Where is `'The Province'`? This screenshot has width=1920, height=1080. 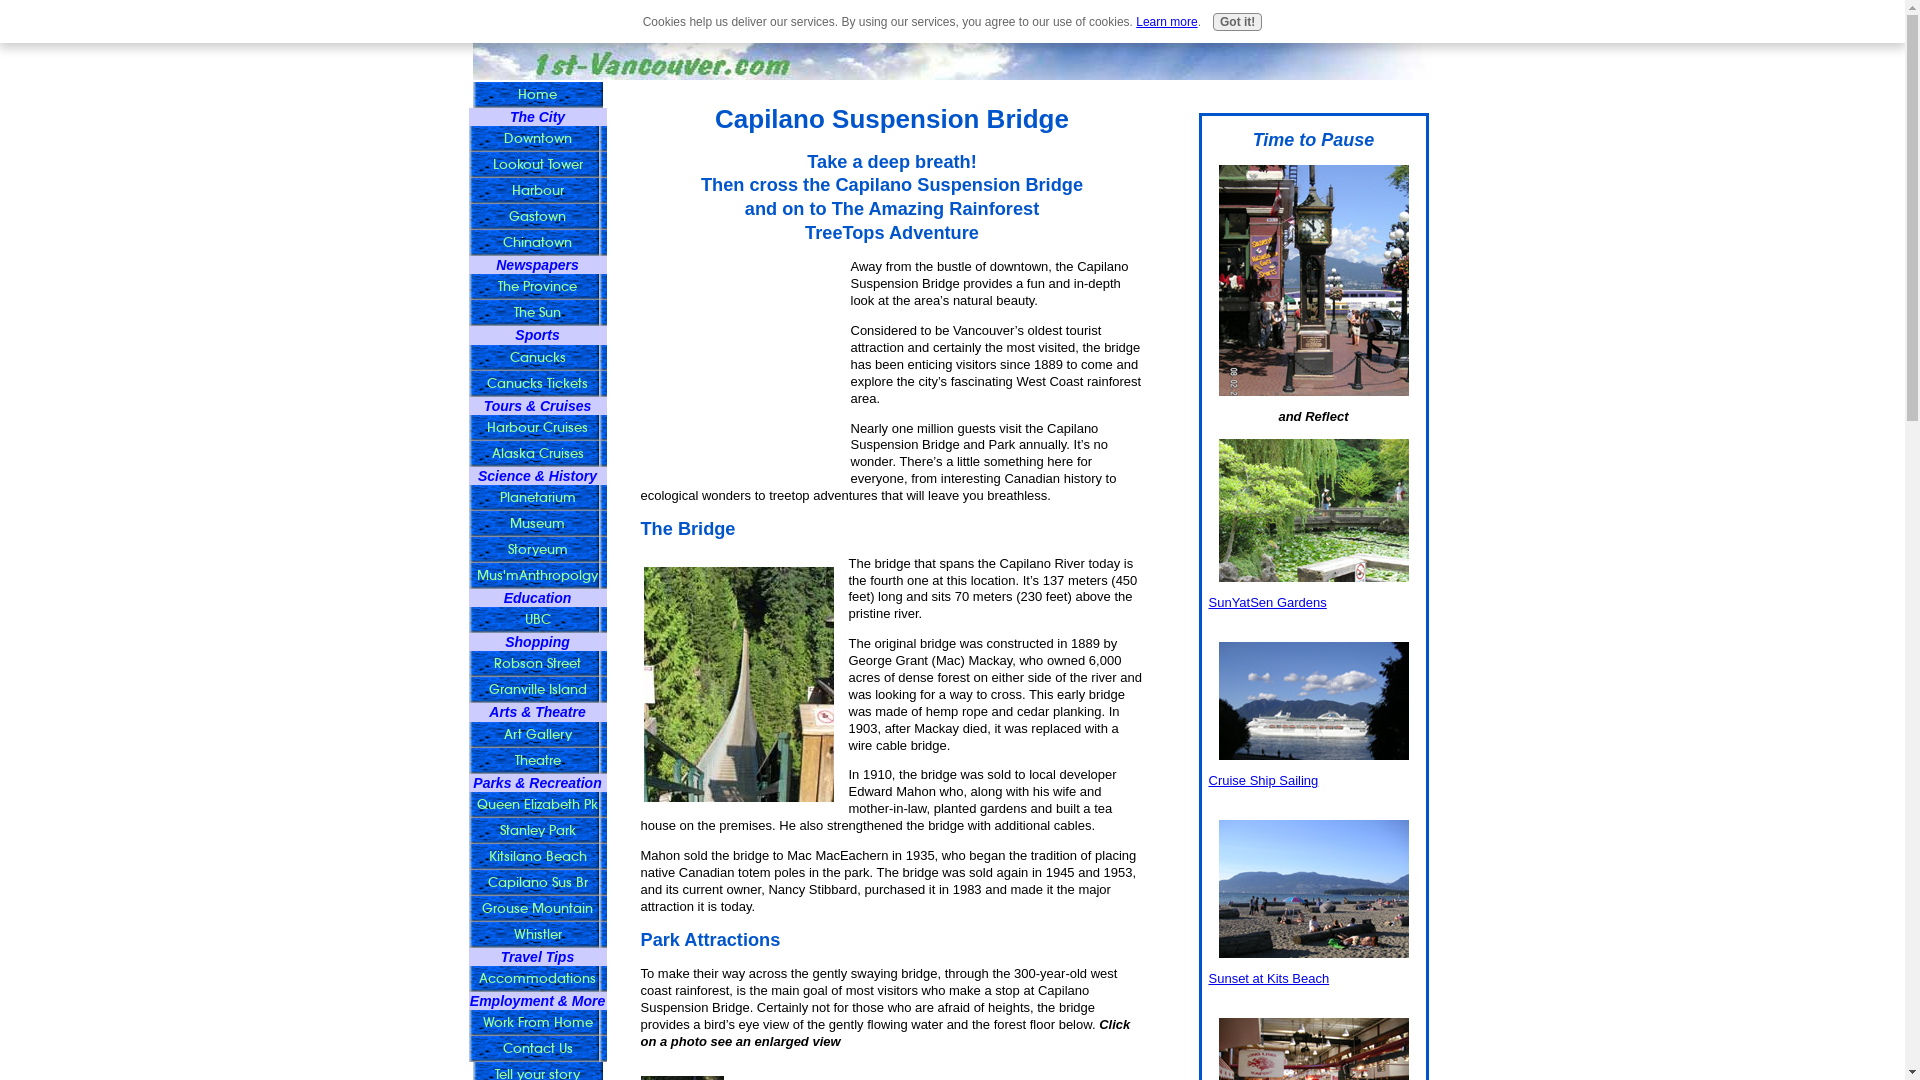
'The Province' is located at coordinates (537, 286).